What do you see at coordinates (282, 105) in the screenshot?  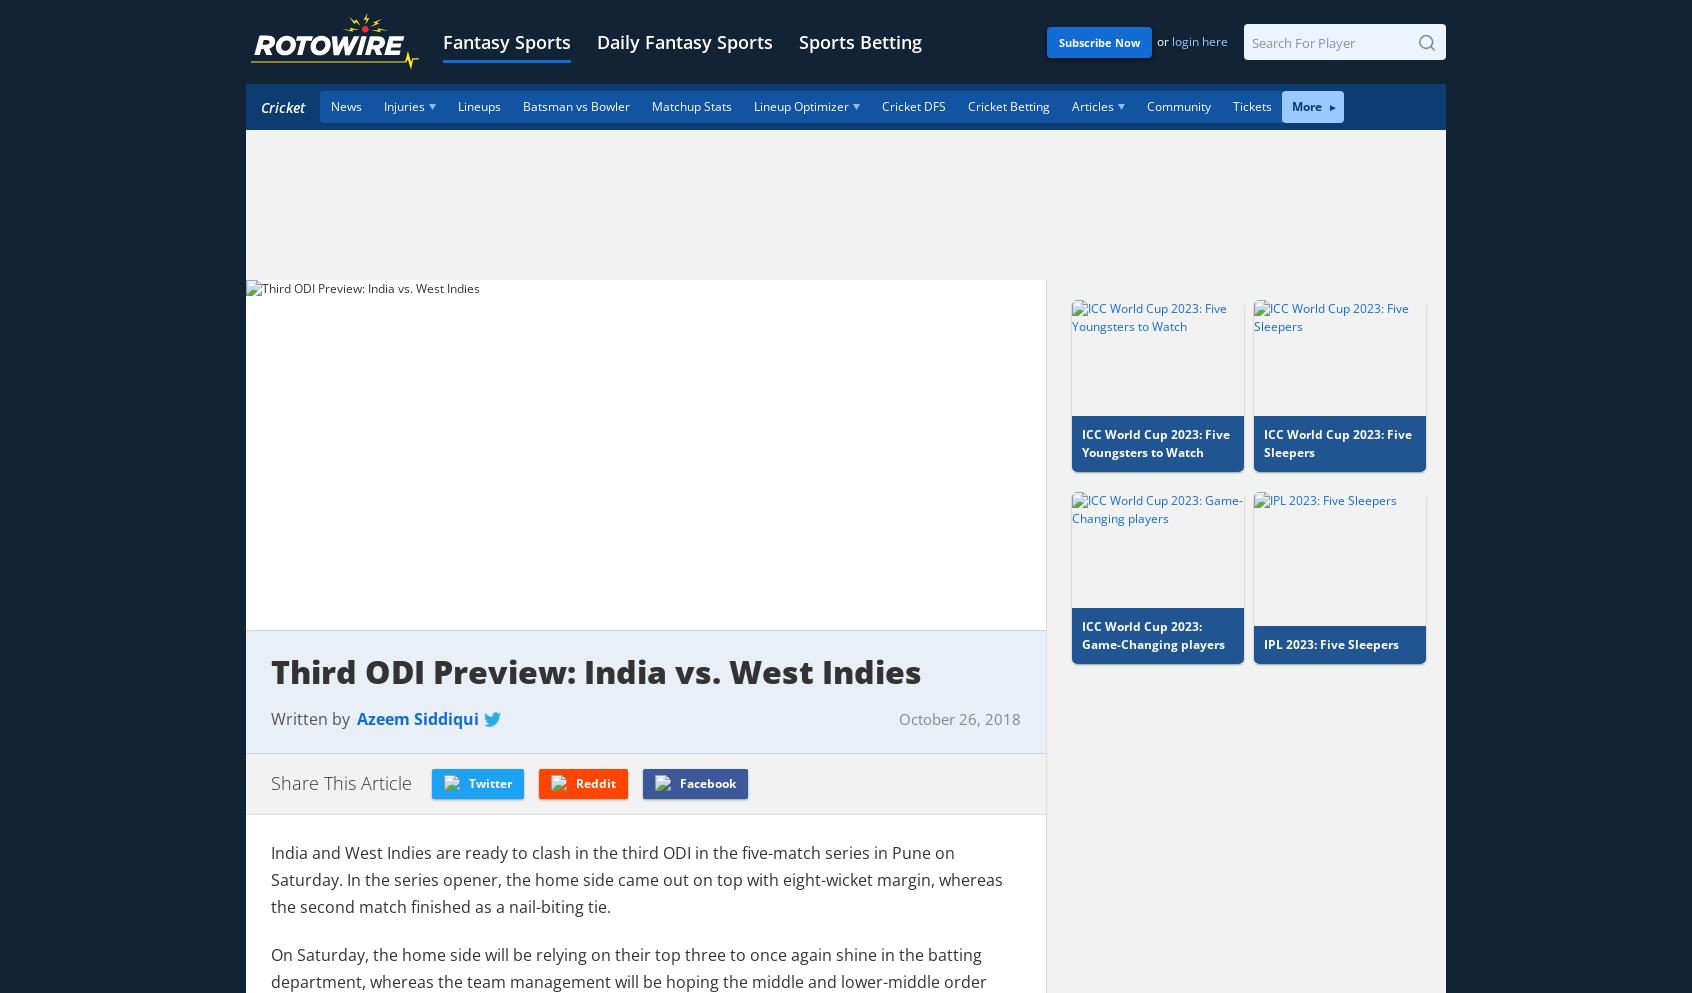 I see `'Cricket'` at bounding box center [282, 105].